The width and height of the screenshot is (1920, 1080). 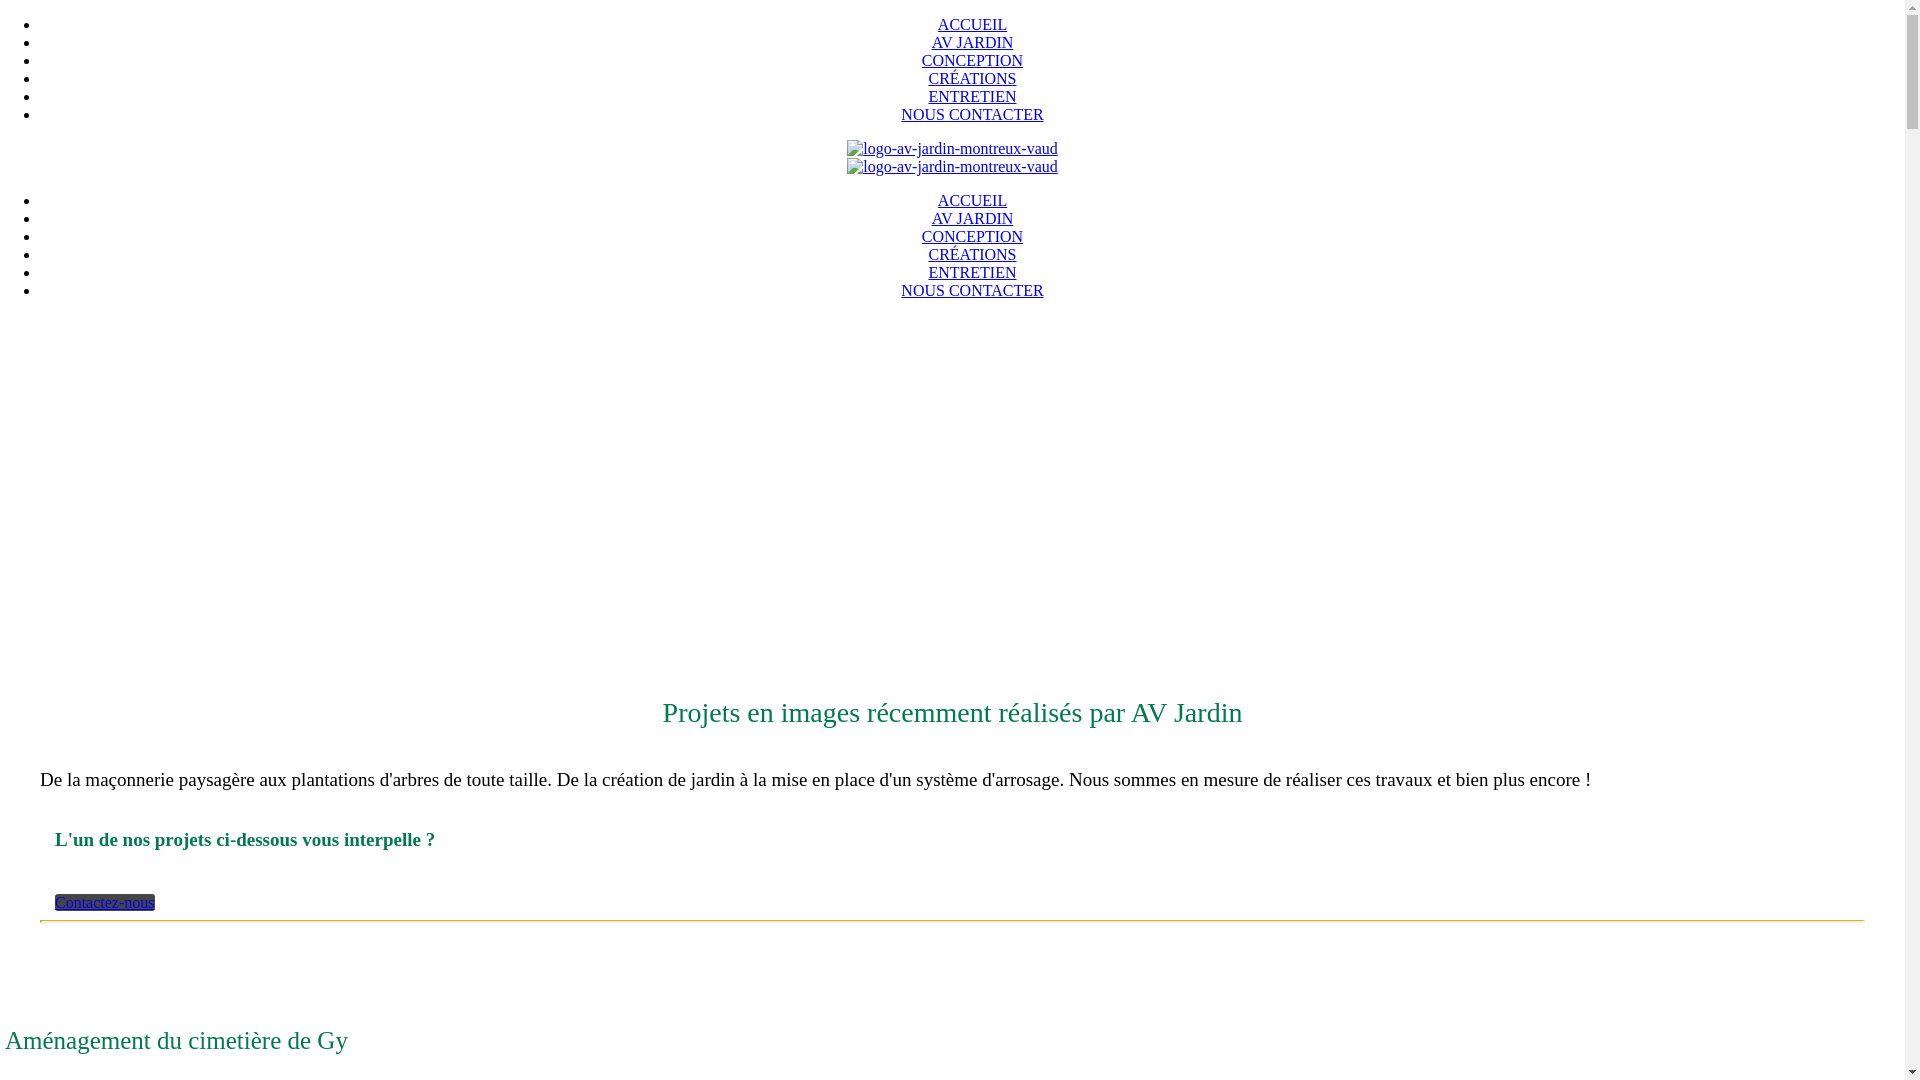 I want to click on 'ENTRETIEN', so click(x=926, y=96).